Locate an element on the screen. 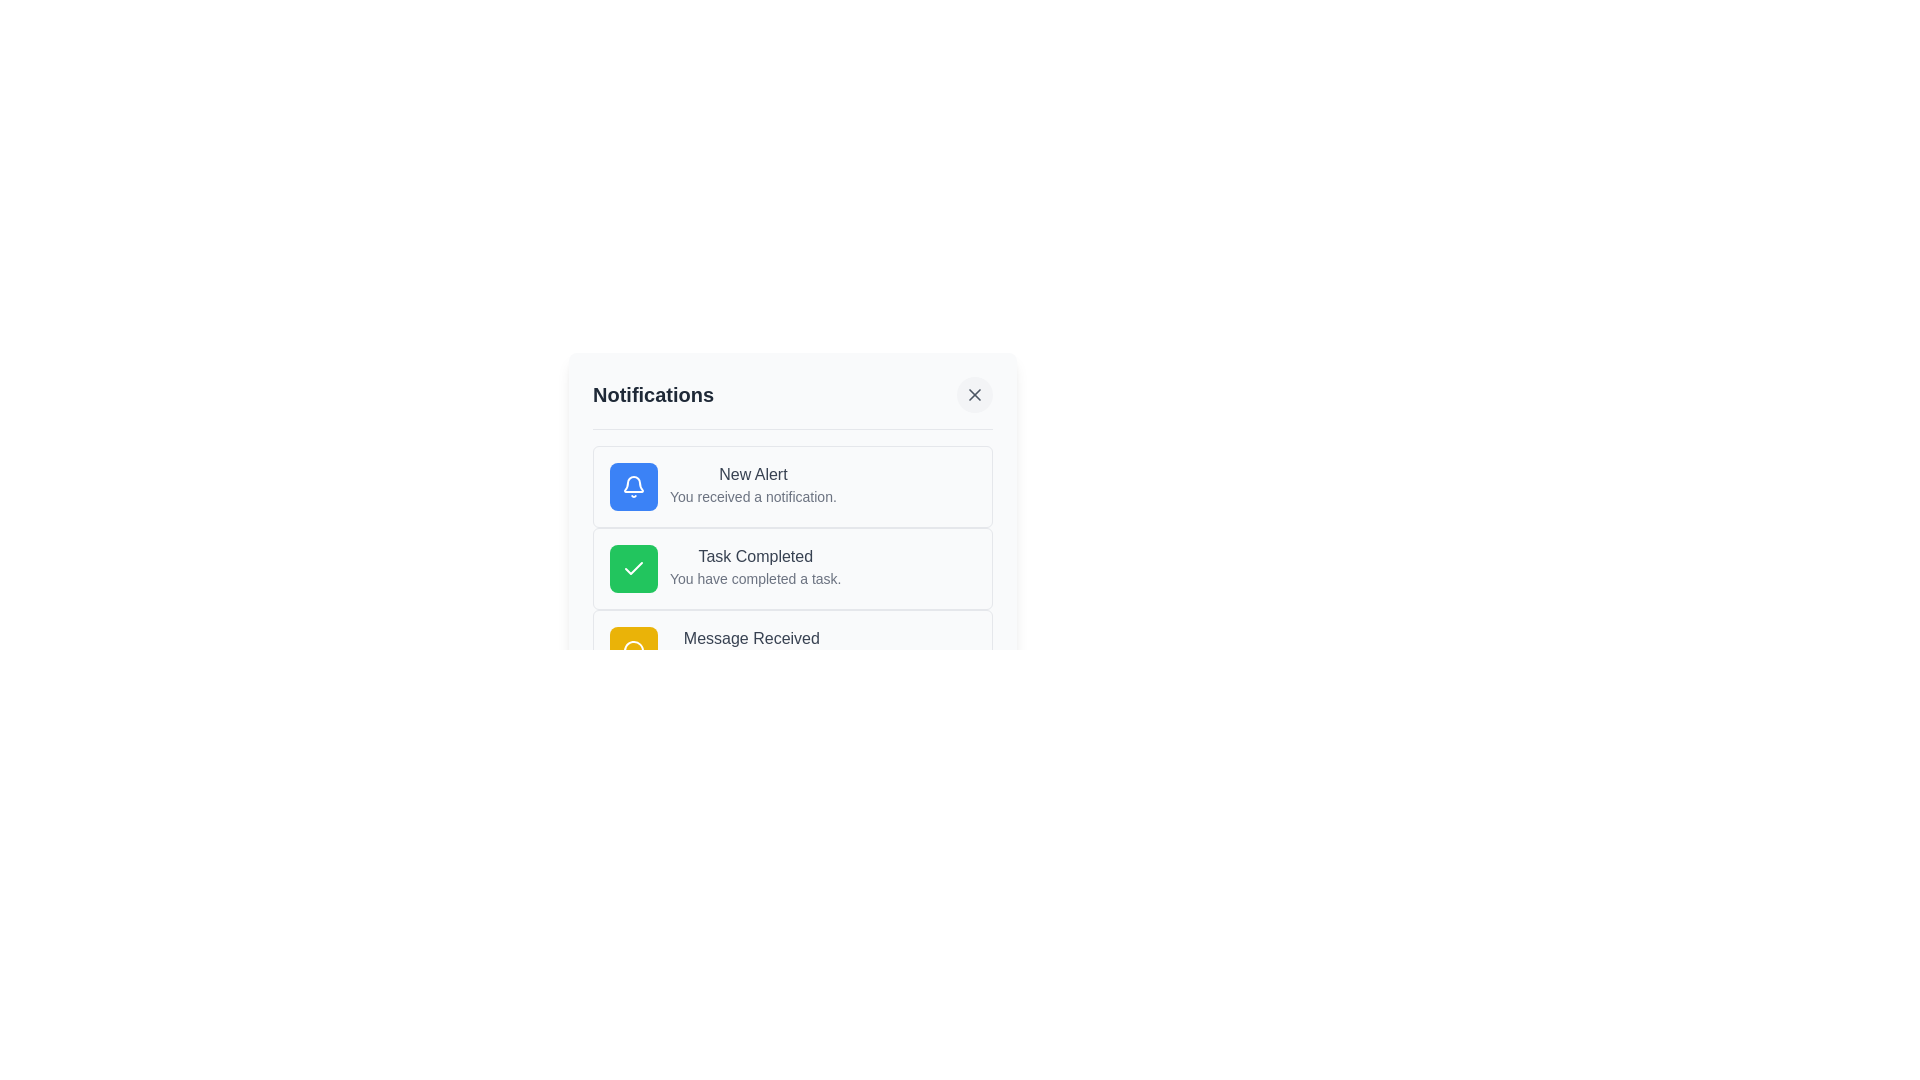 The width and height of the screenshot is (1920, 1080). notification details from the Text content block titled 'New Alert' with the subtitle 'You received a notification.' is located at coordinates (752, 485).